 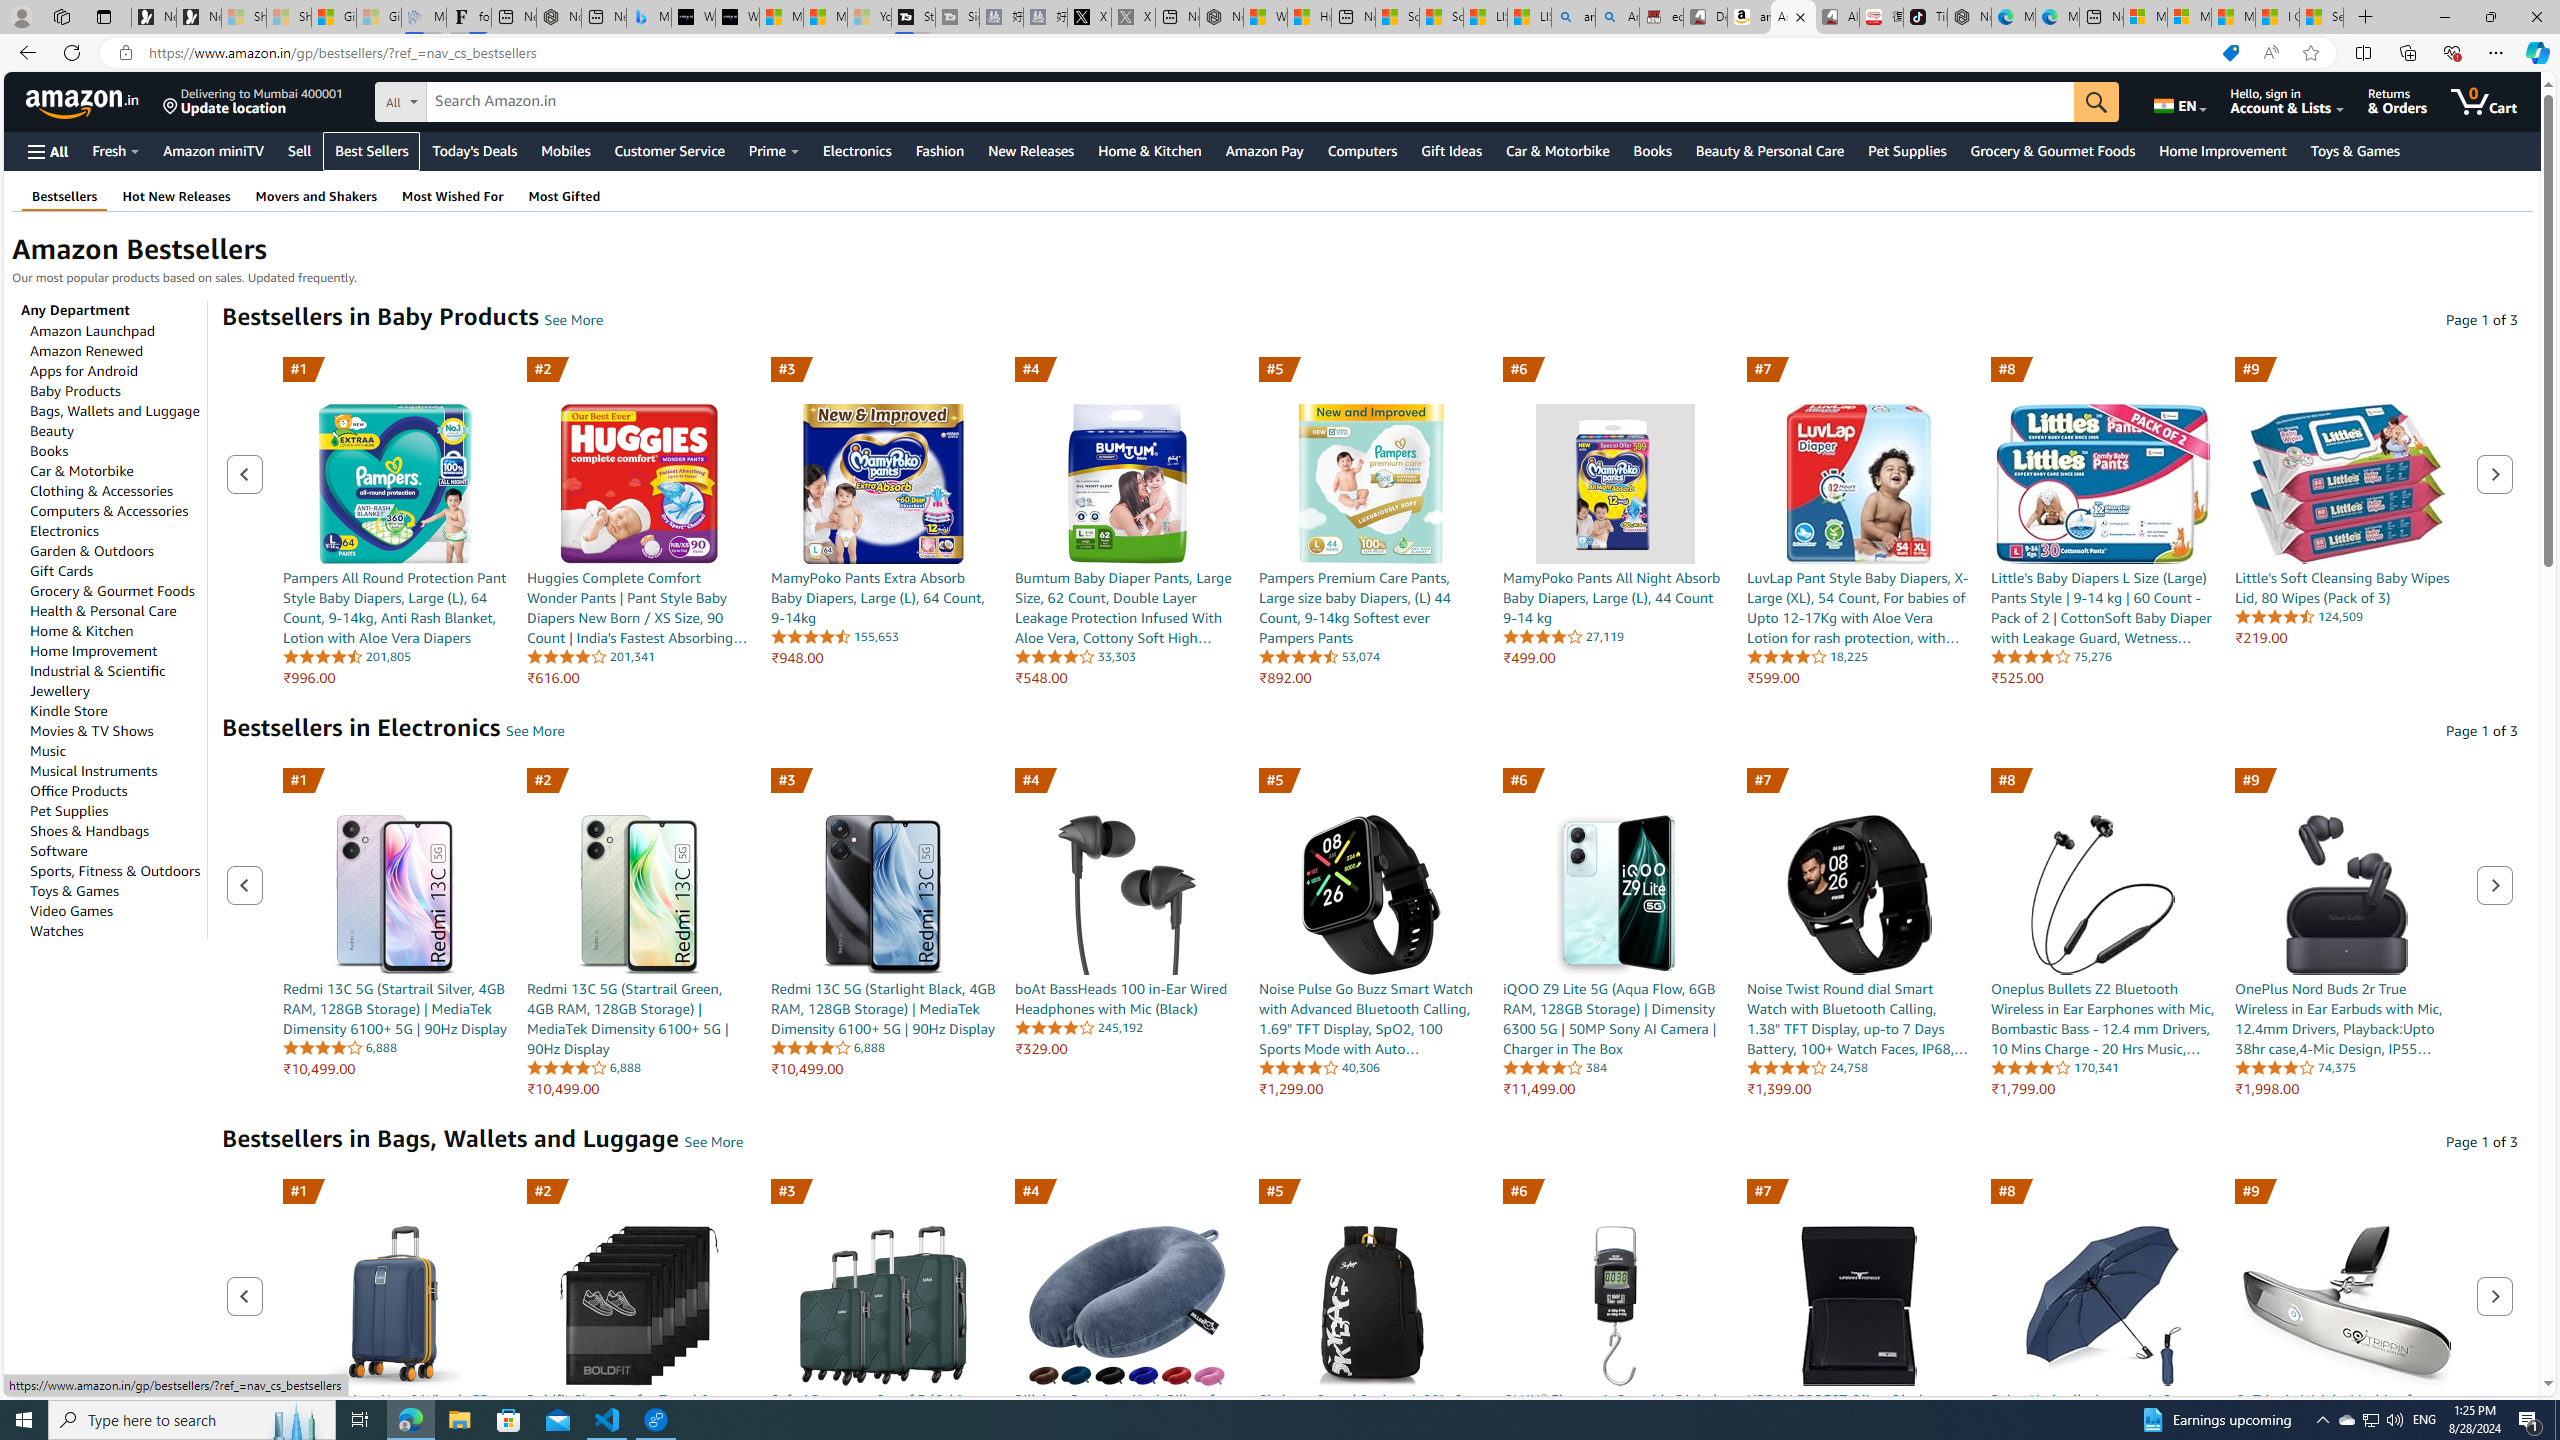 I want to click on 'Nordace - #1 Japanese Best-Seller - Siena Smart Backpack', so click(x=558, y=16).